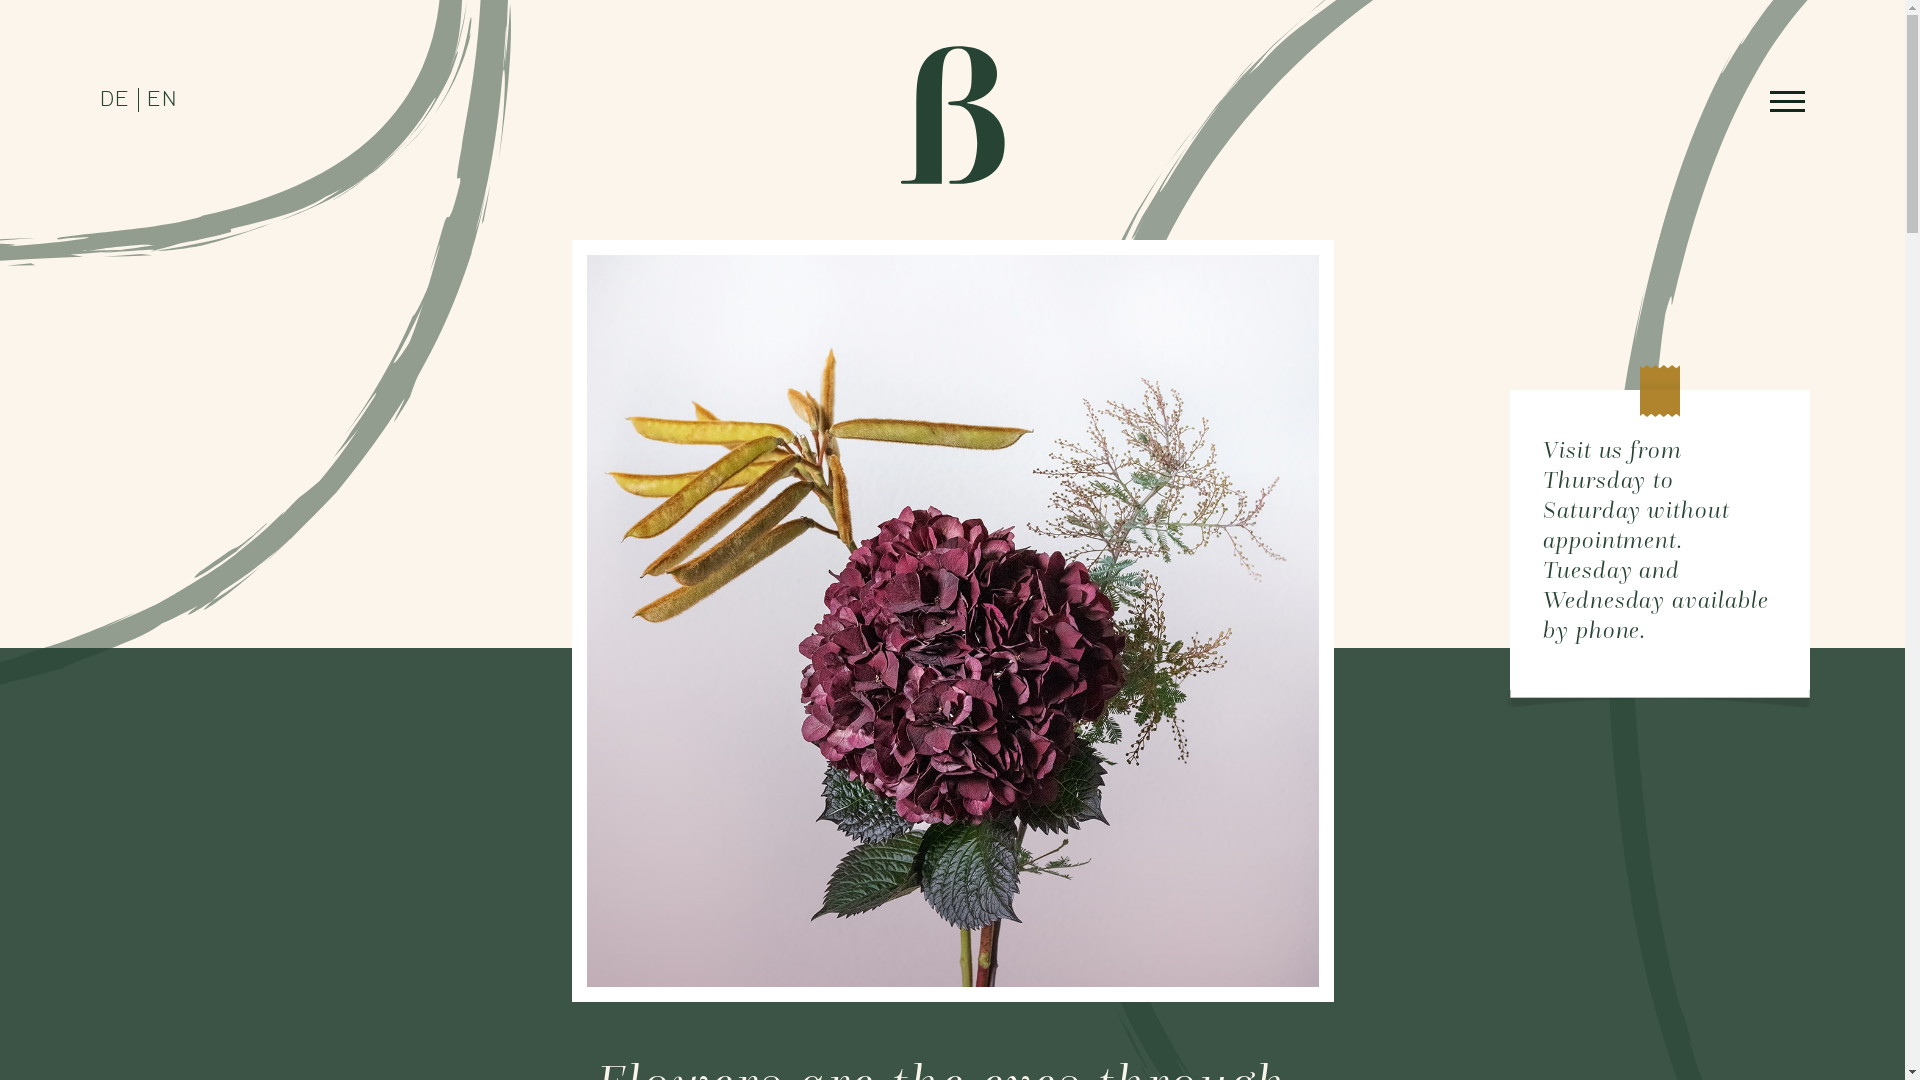 The height and width of the screenshot is (1080, 1920). What do you see at coordinates (114, 100) in the screenshot?
I see `'DE'` at bounding box center [114, 100].